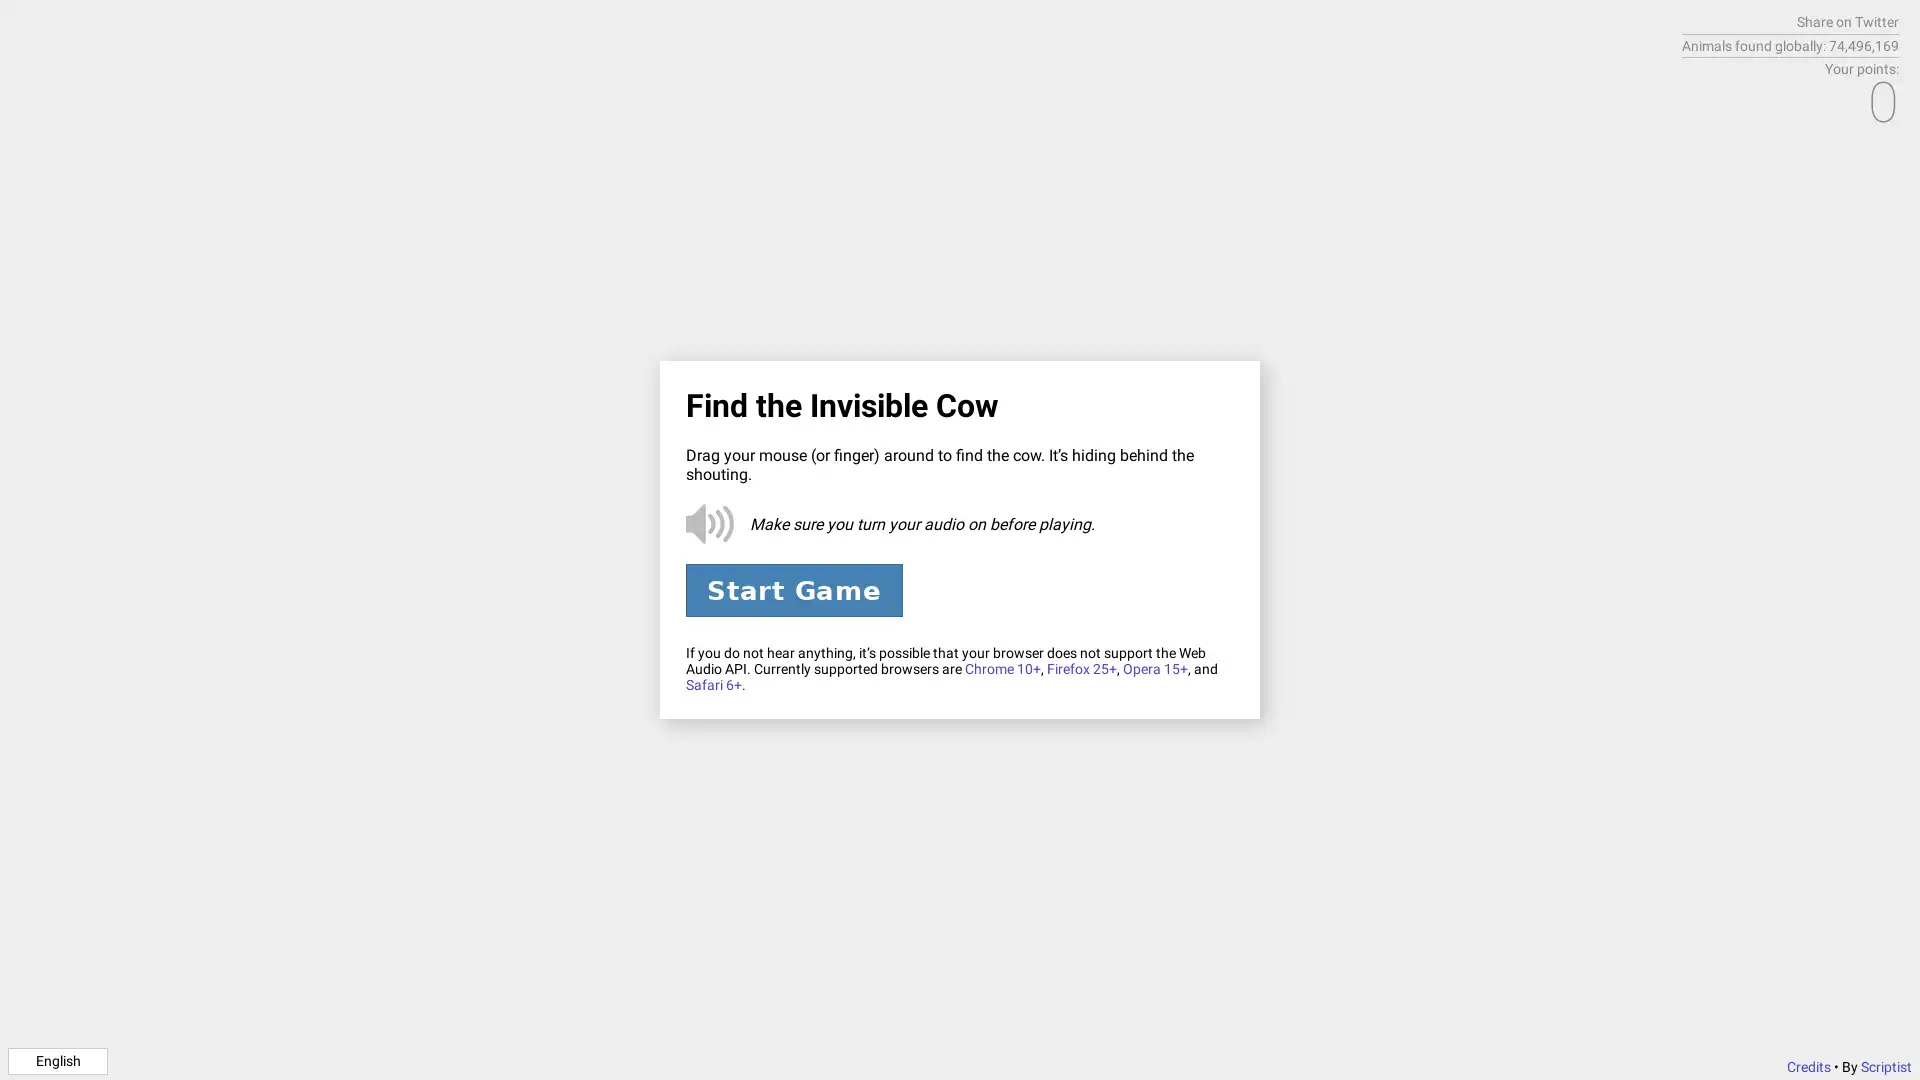  I want to click on Start Game, so click(792, 589).